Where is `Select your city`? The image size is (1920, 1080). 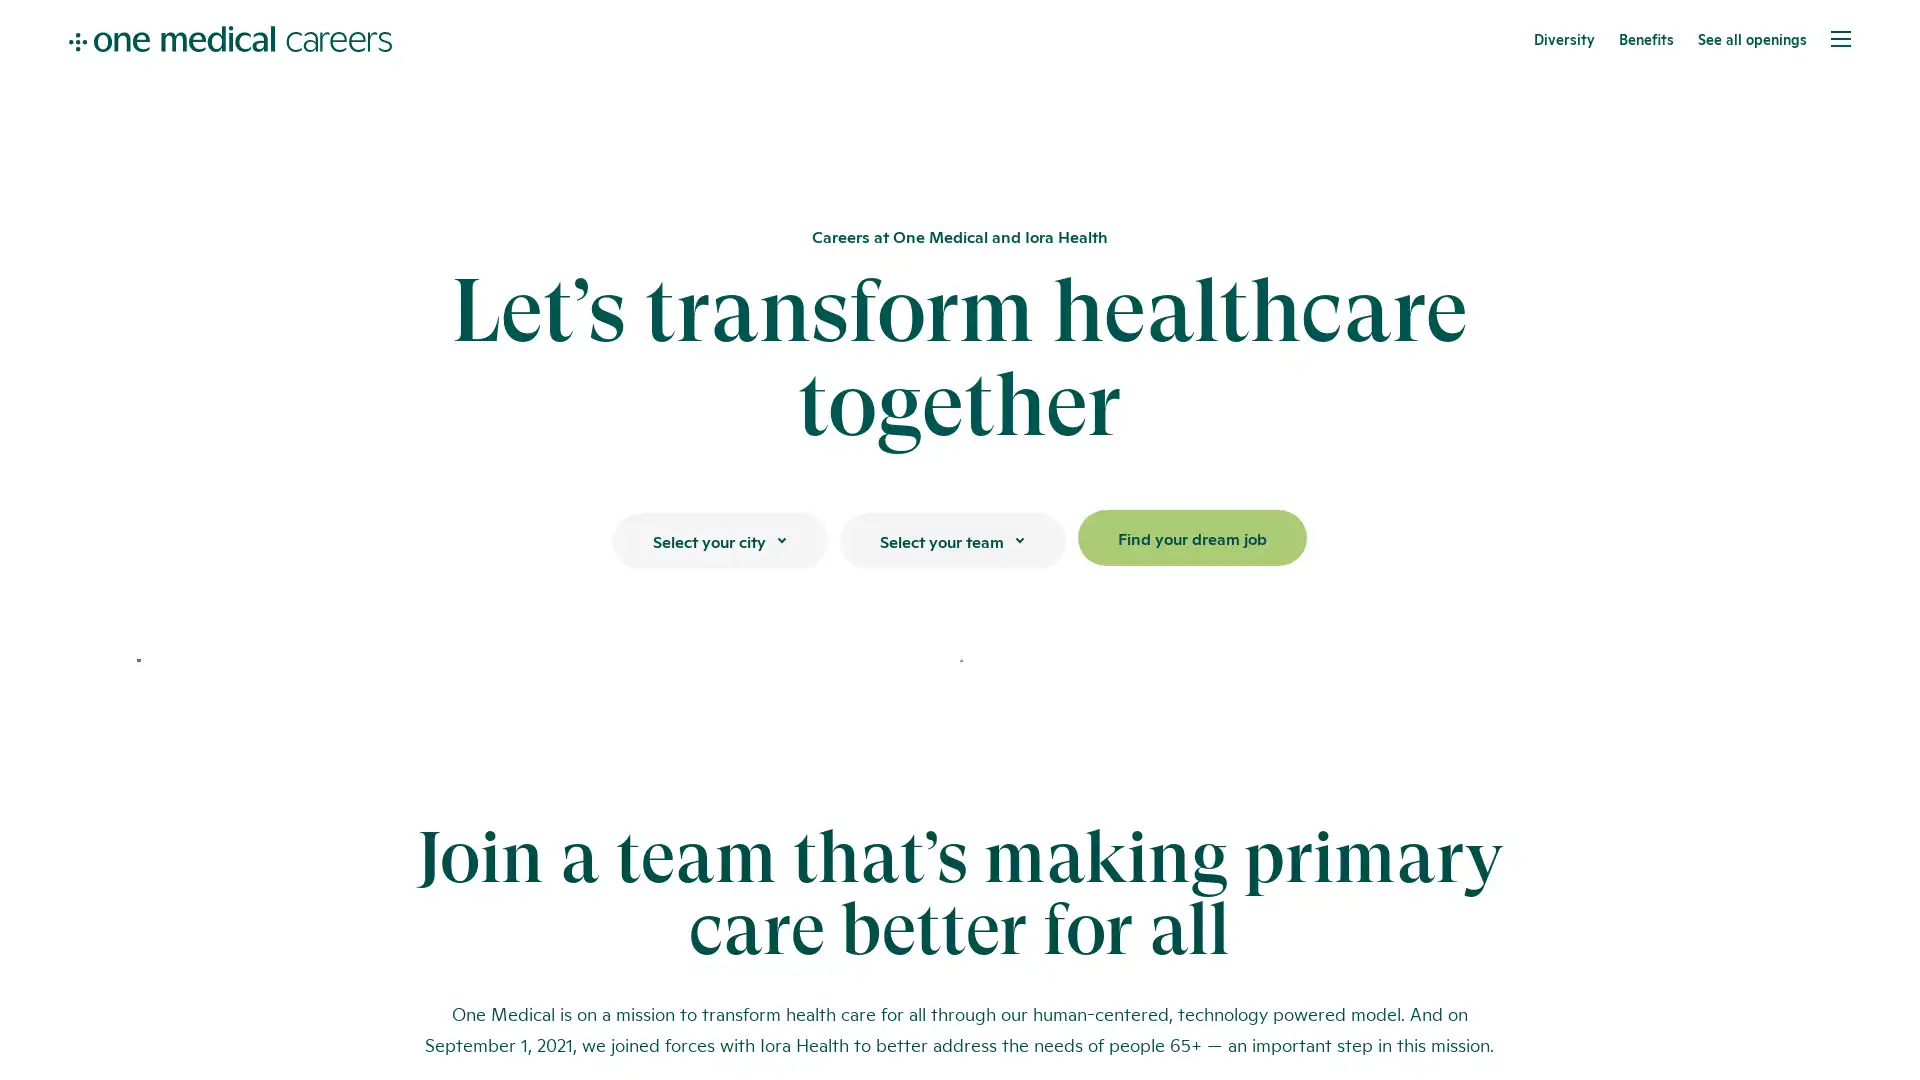
Select your city is located at coordinates (719, 540).